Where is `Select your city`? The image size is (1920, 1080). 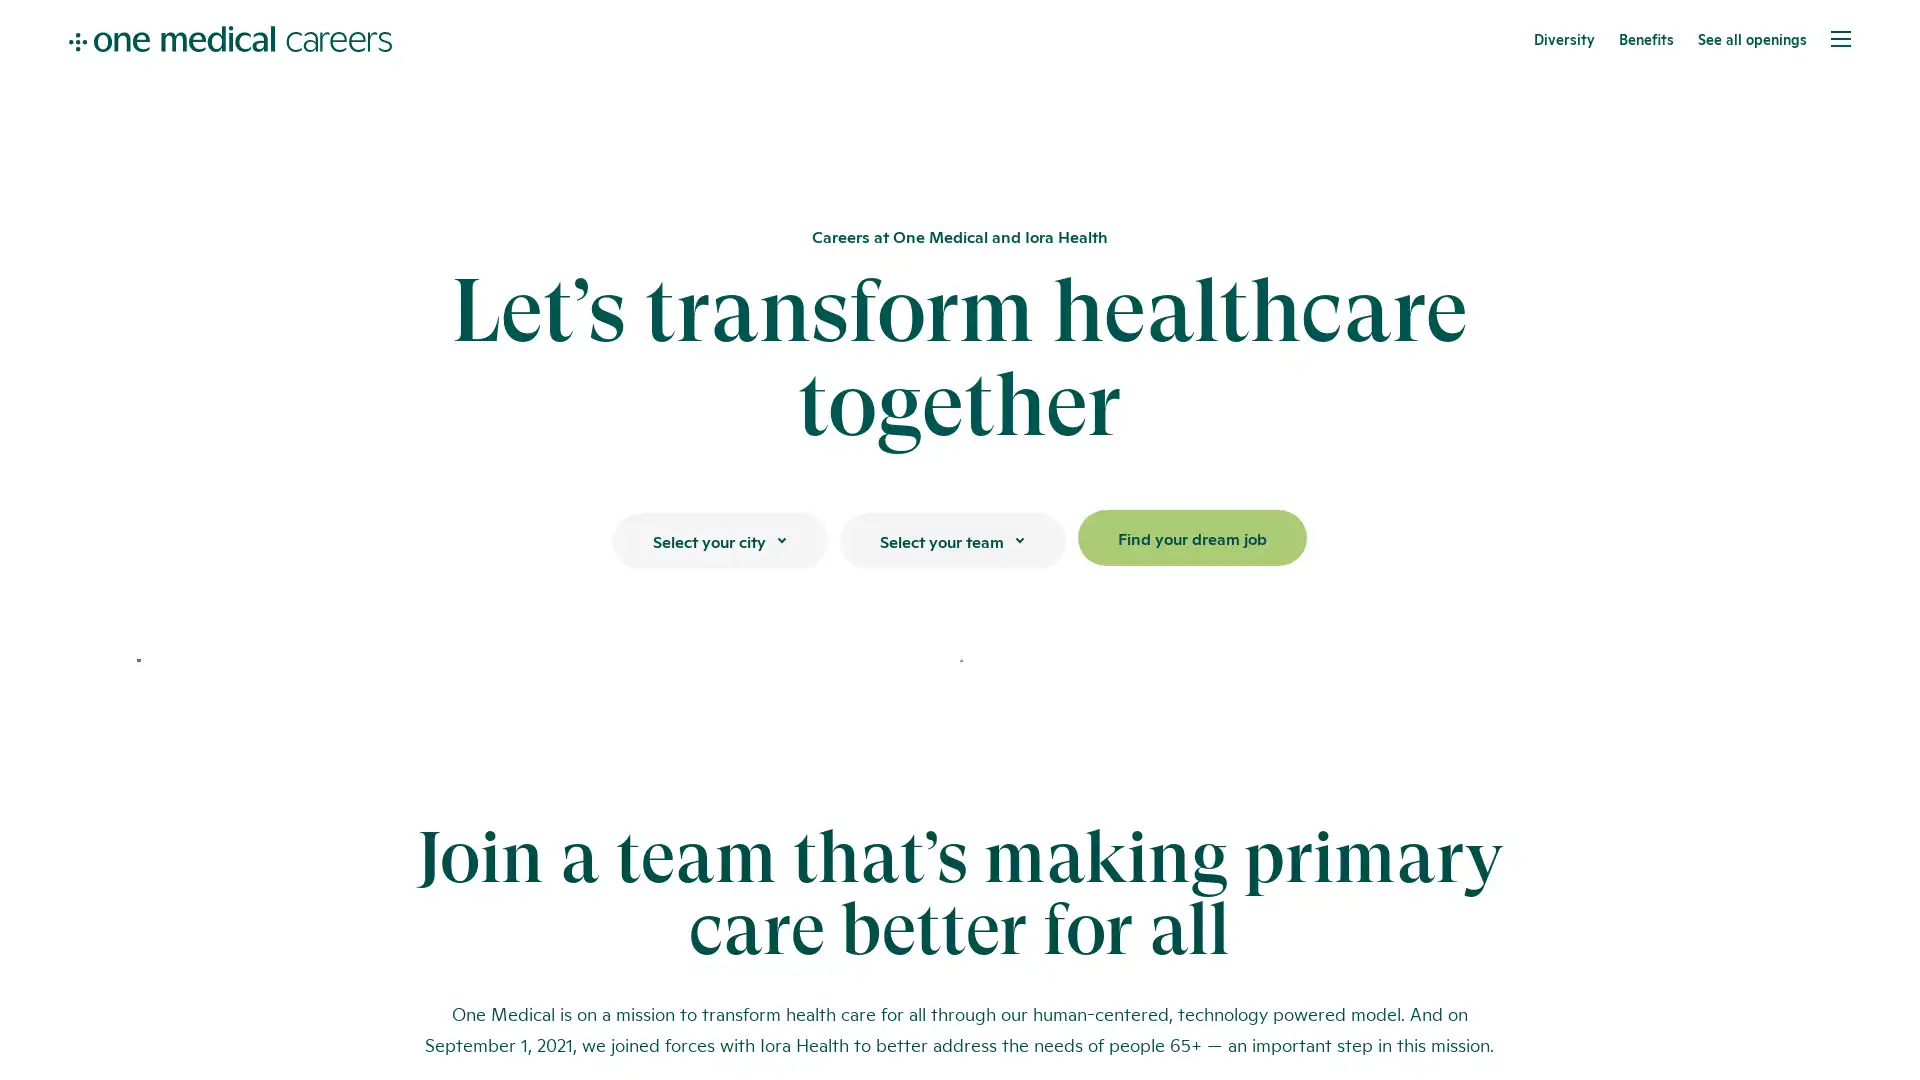
Select your city is located at coordinates (719, 540).